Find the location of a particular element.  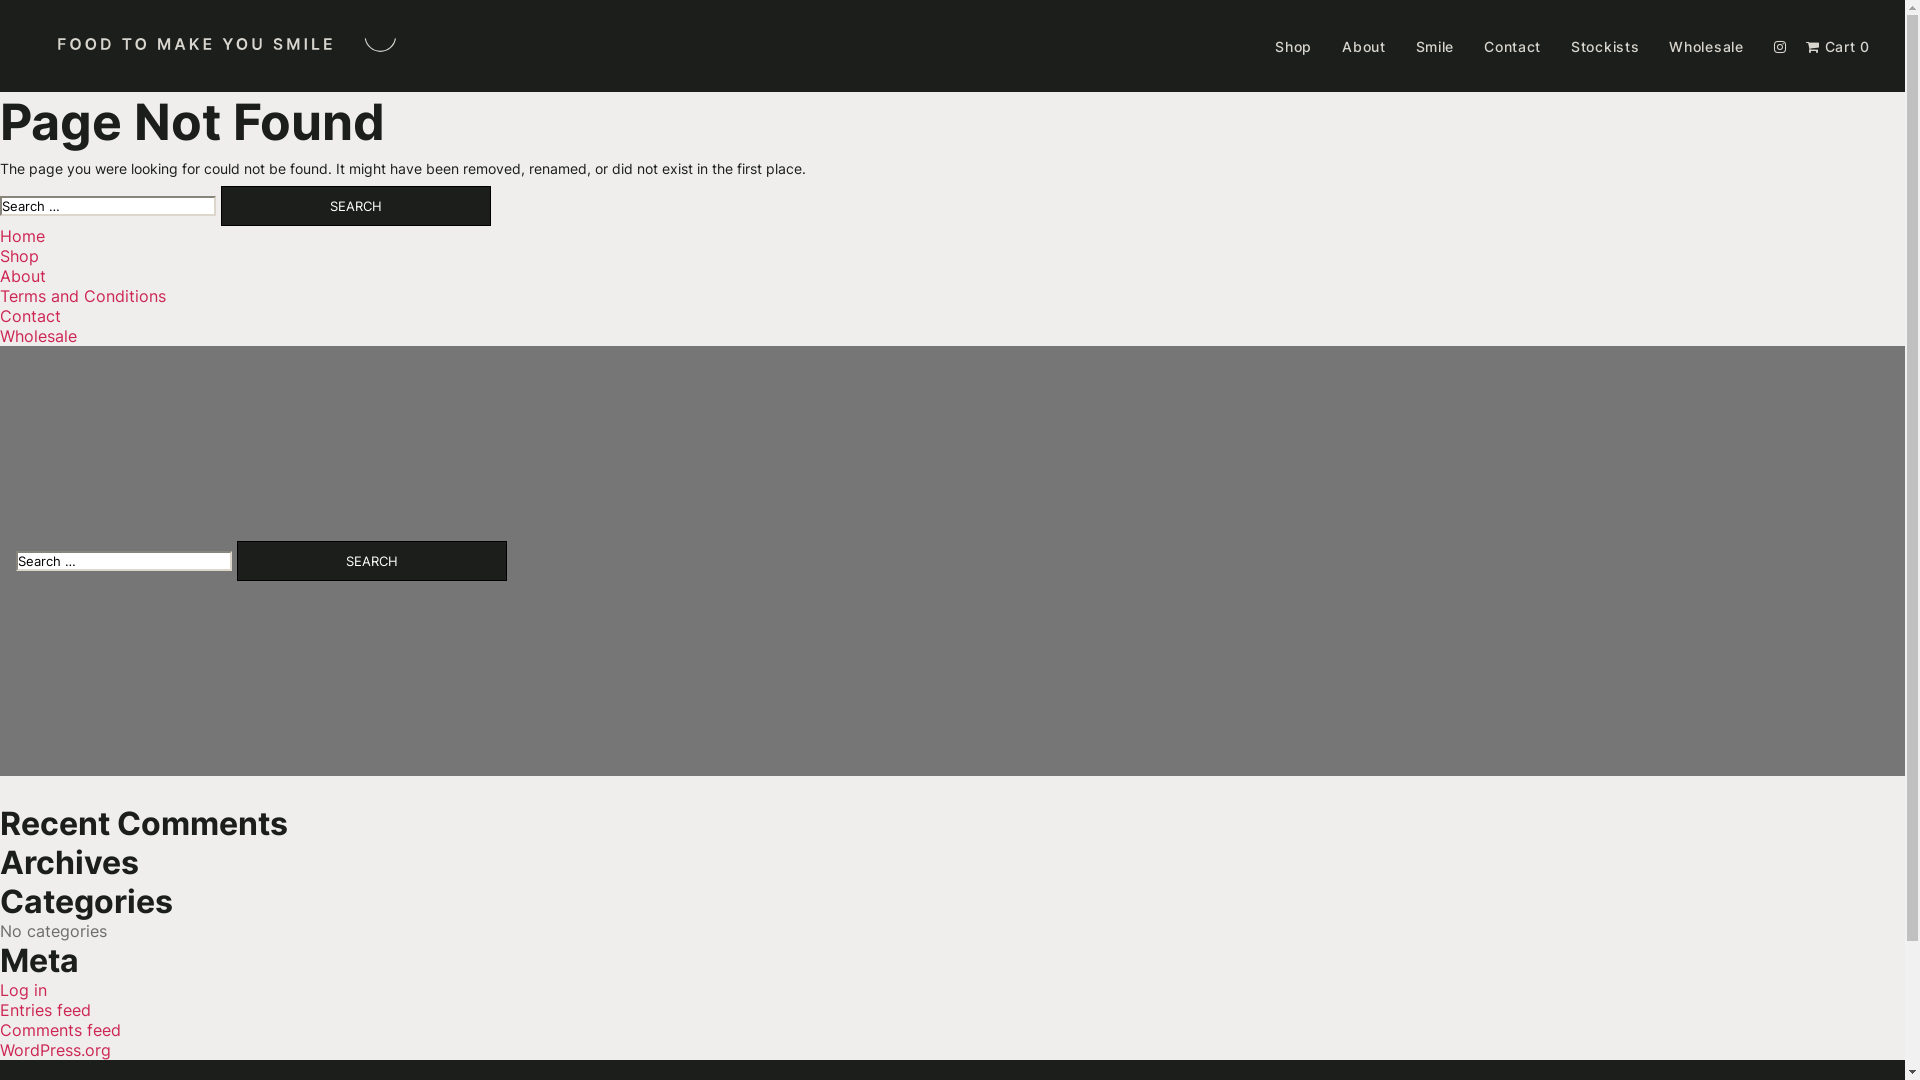

'Shop' is located at coordinates (19, 254).